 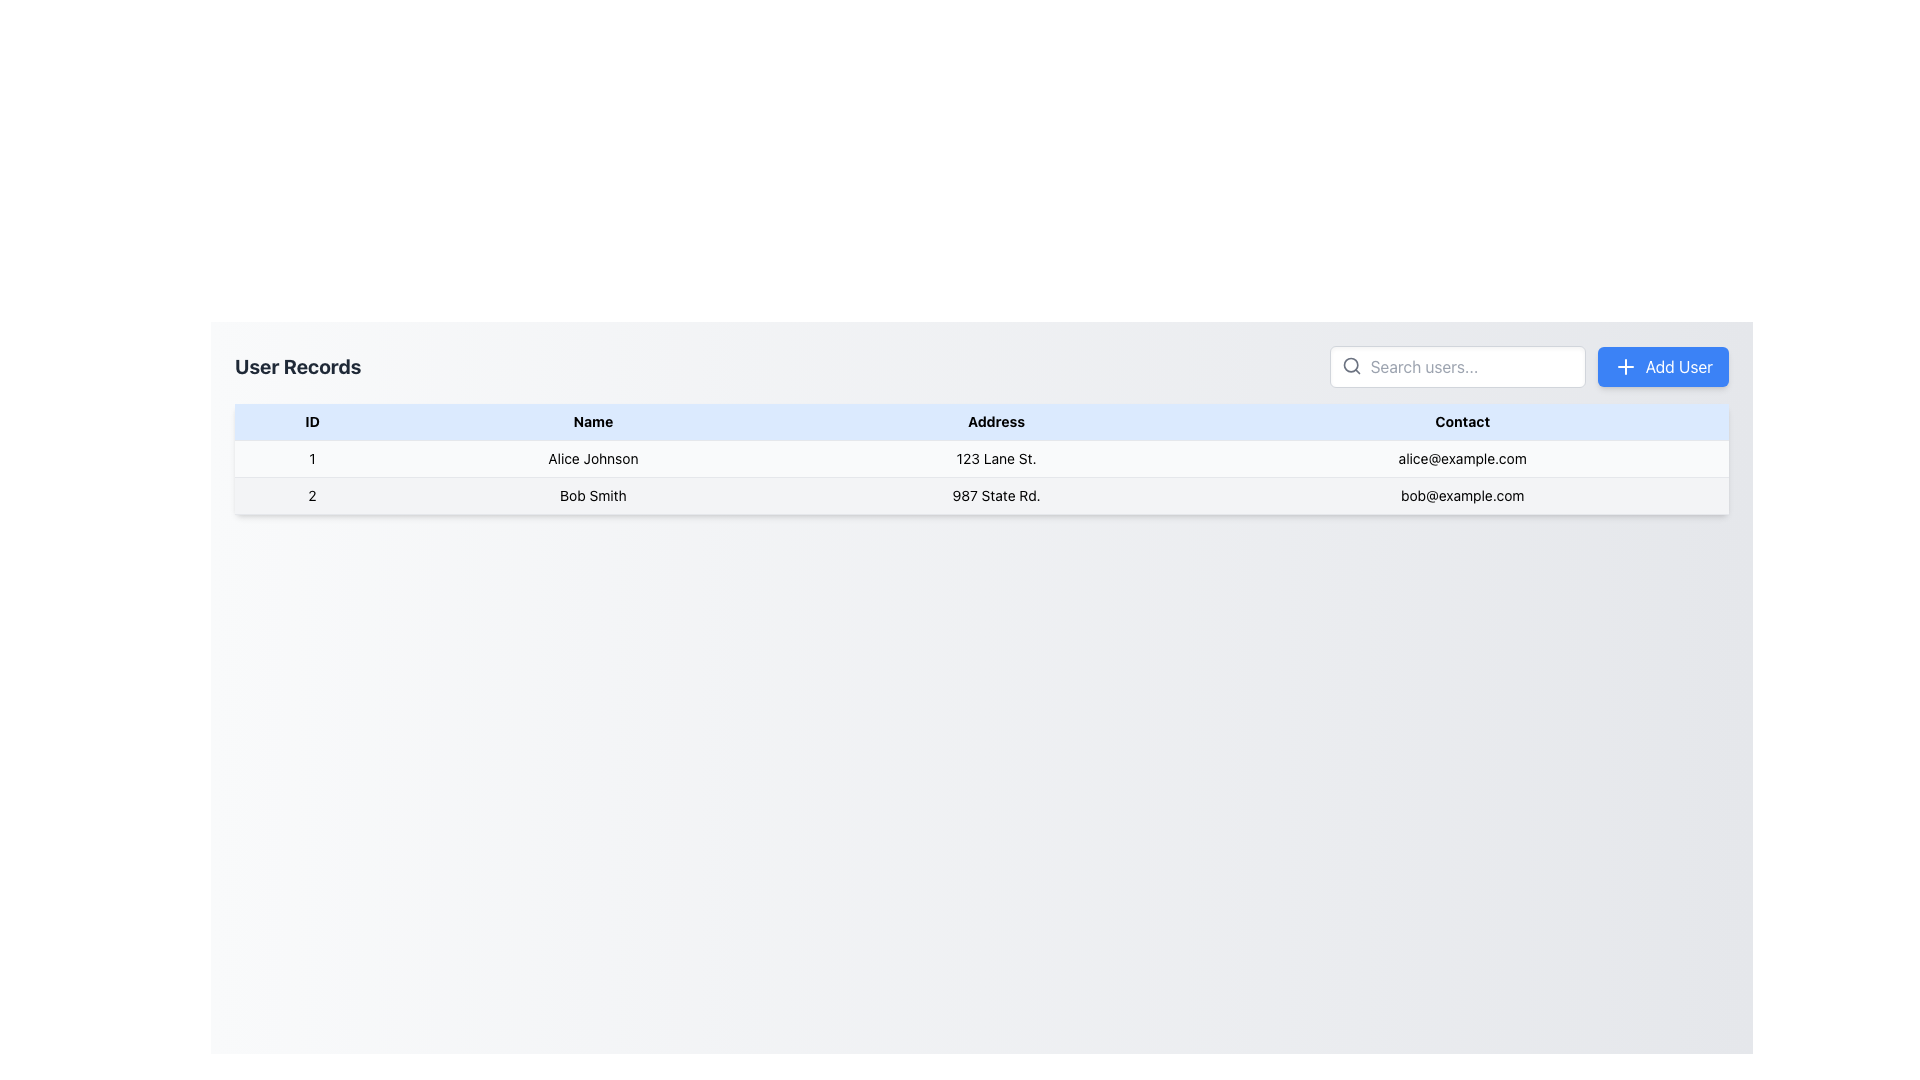 I want to click on the text label displaying 'Address' in bold black font on a light blue background, which is the third header in a table layout, so click(x=996, y=421).